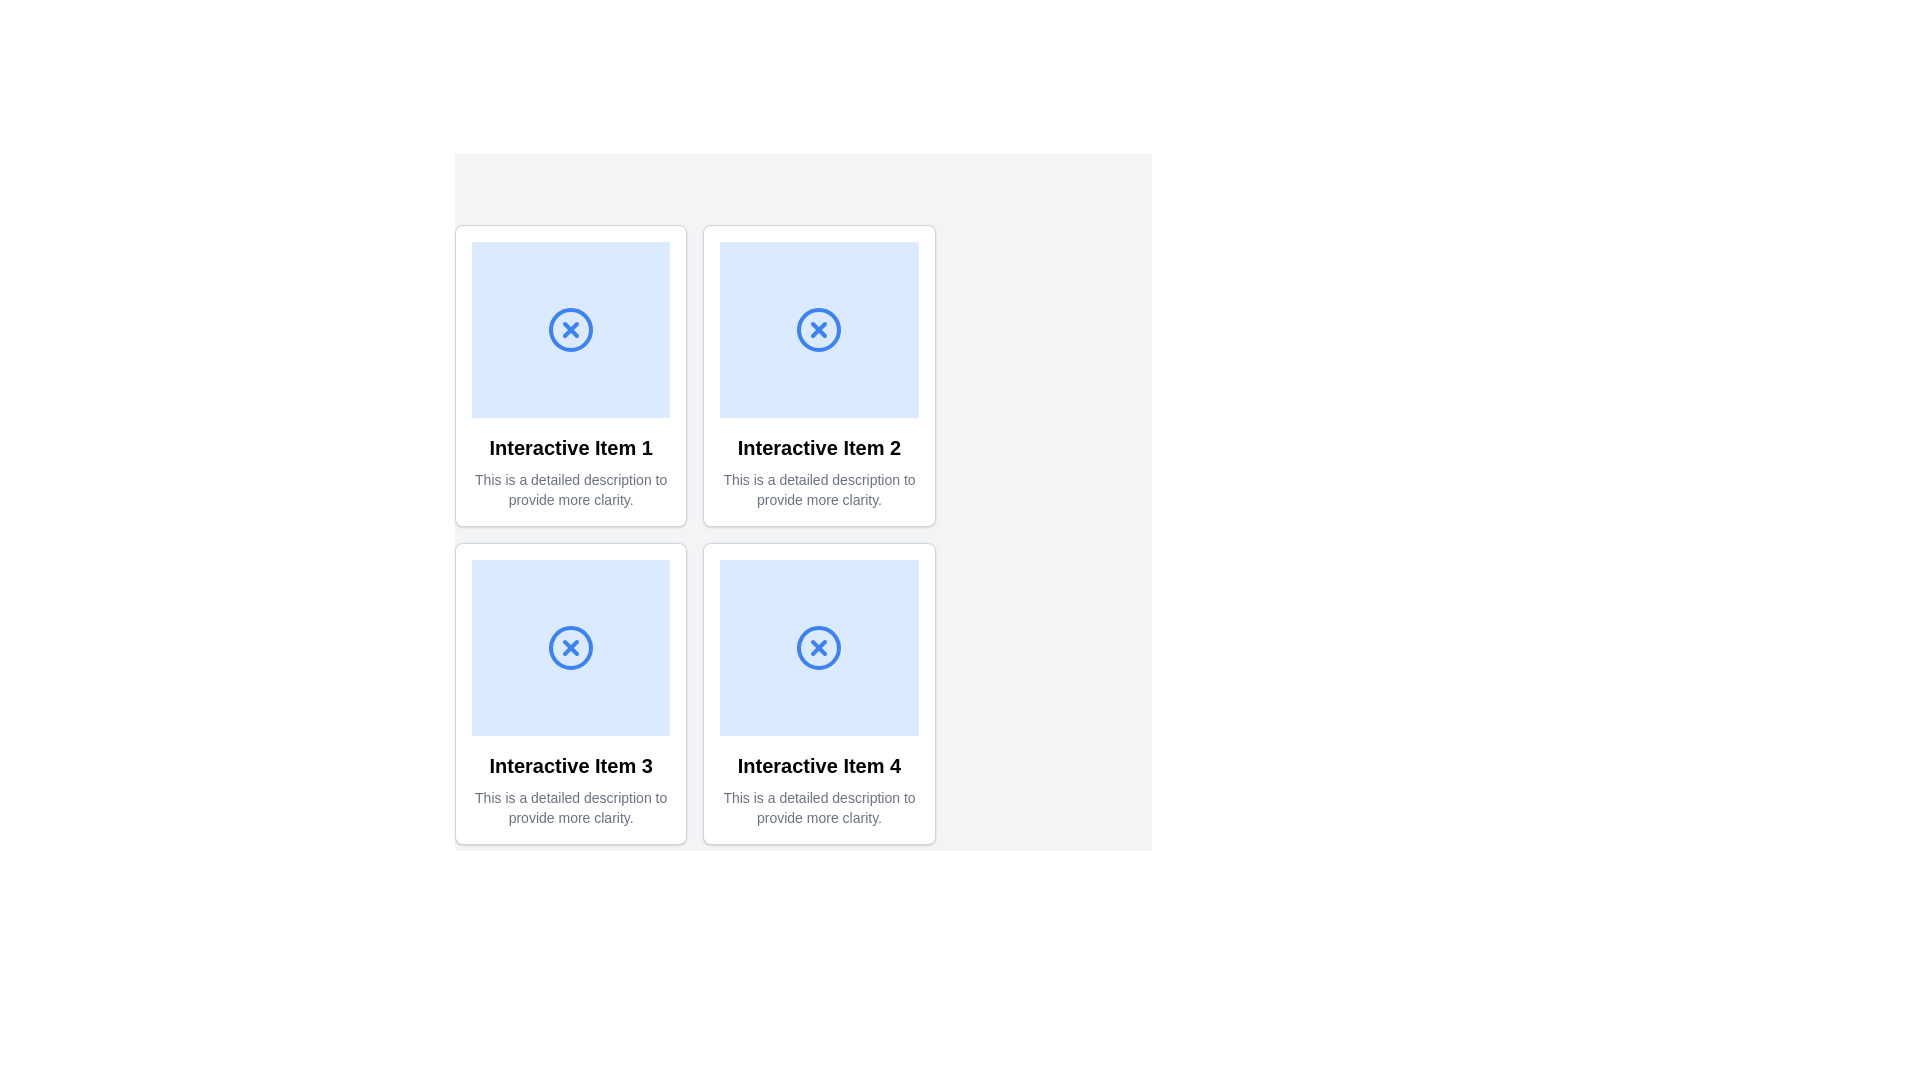 Image resolution: width=1920 pixels, height=1080 pixels. Describe the element at coordinates (570, 964) in the screenshot. I see `the circular SVG graphic element that is centrally placed within the SVG component of 'Interactive Item 3' in the second row of the interactive item grid` at that location.